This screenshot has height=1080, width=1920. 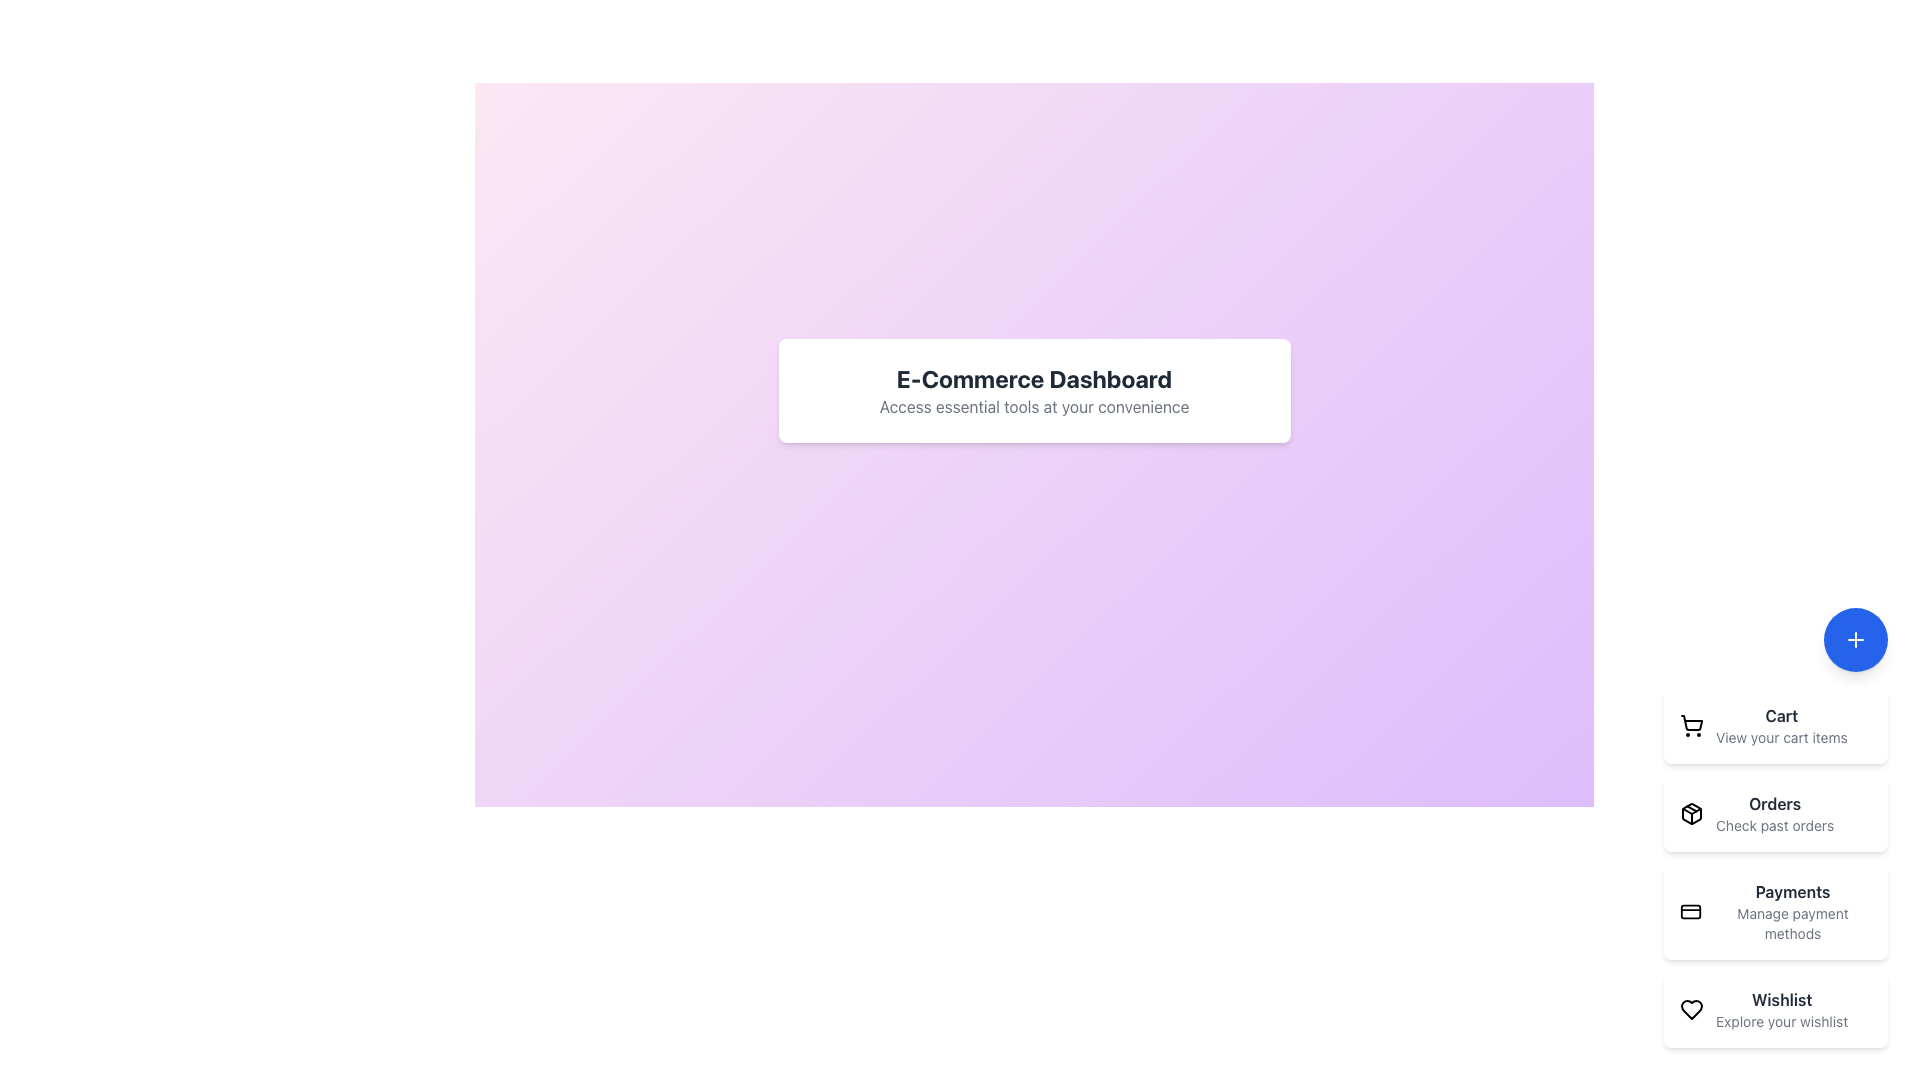 I want to click on the second interactive card titled 'Orders', which is identified by a white rectangular card with a black package icon on the left and the text 'Orders' in bold dark gray followed by 'Check past orders' in light gray, so click(x=1776, y=813).